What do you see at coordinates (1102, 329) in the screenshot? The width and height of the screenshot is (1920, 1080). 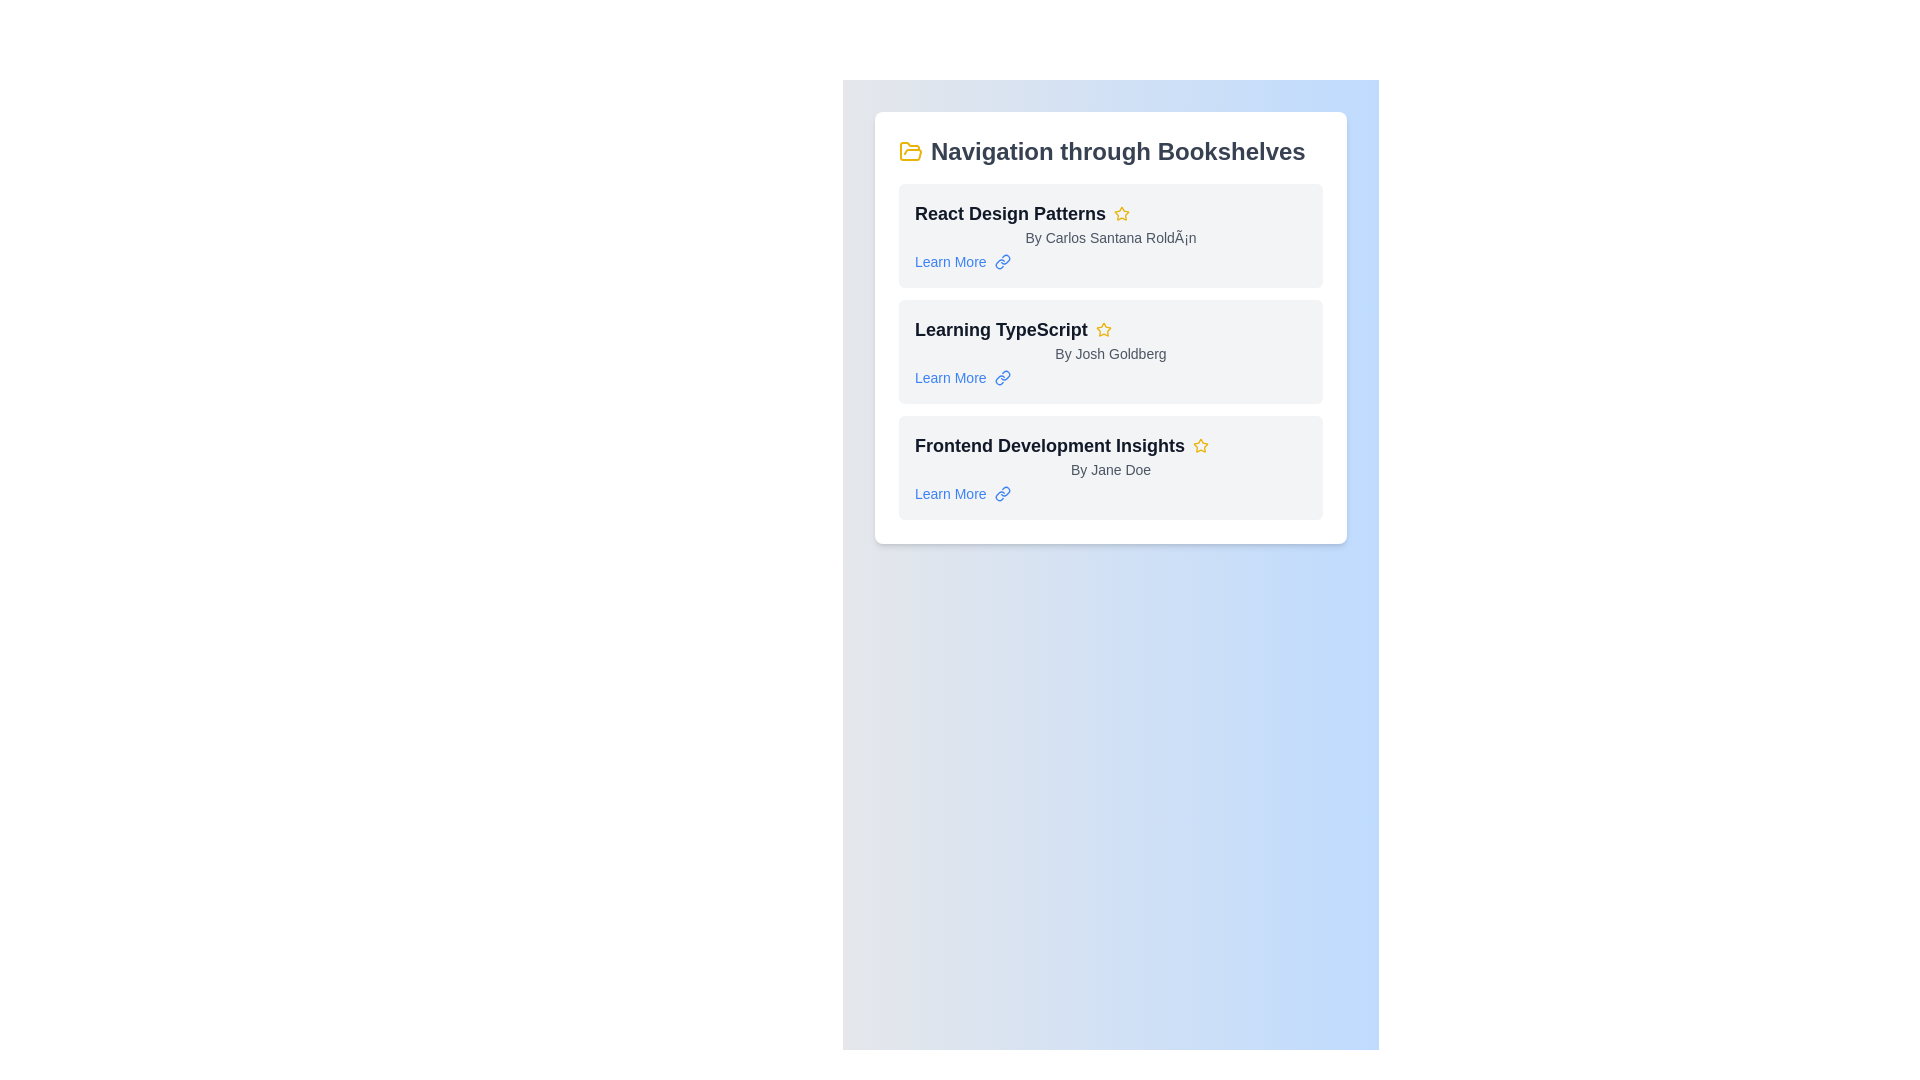 I see `the star icon located to the right of the 'Learning TypeScript' text in the second card of the 'Navigation through Bookshelves' section` at bounding box center [1102, 329].